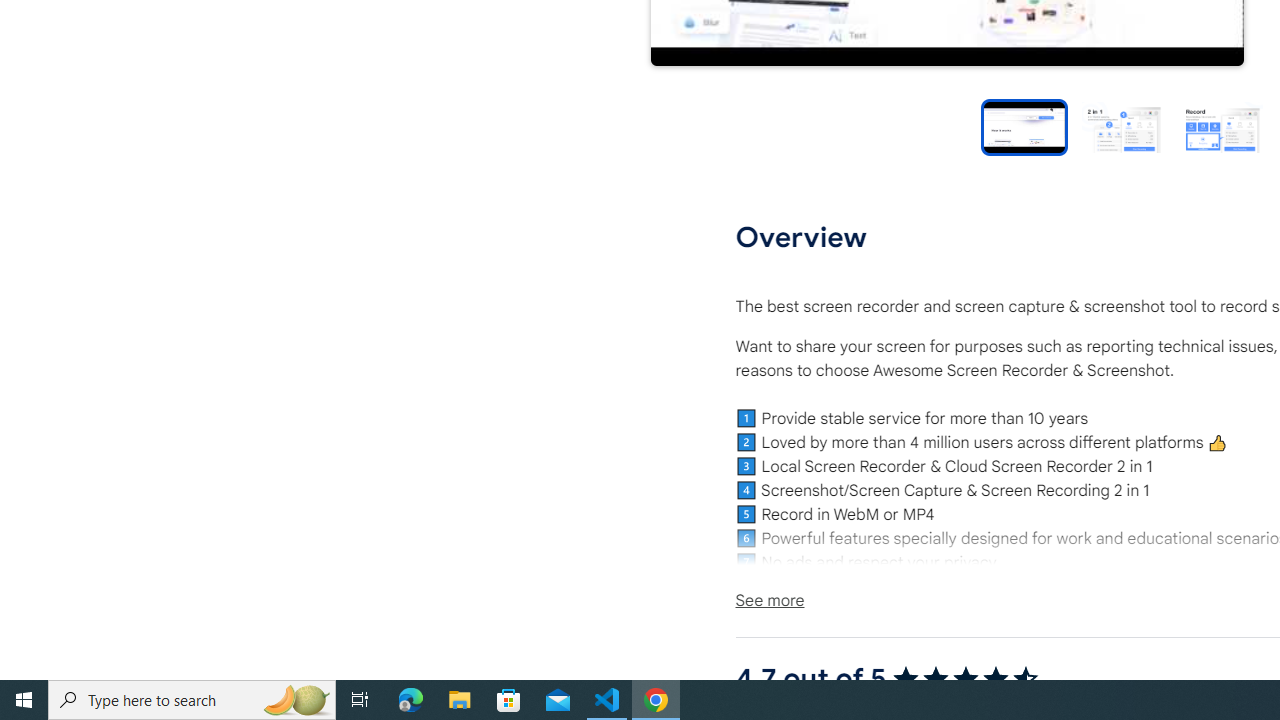 The height and width of the screenshot is (720, 1280). Describe the element at coordinates (294, 698) in the screenshot. I see `'Search highlights icon opens search home window'` at that location.